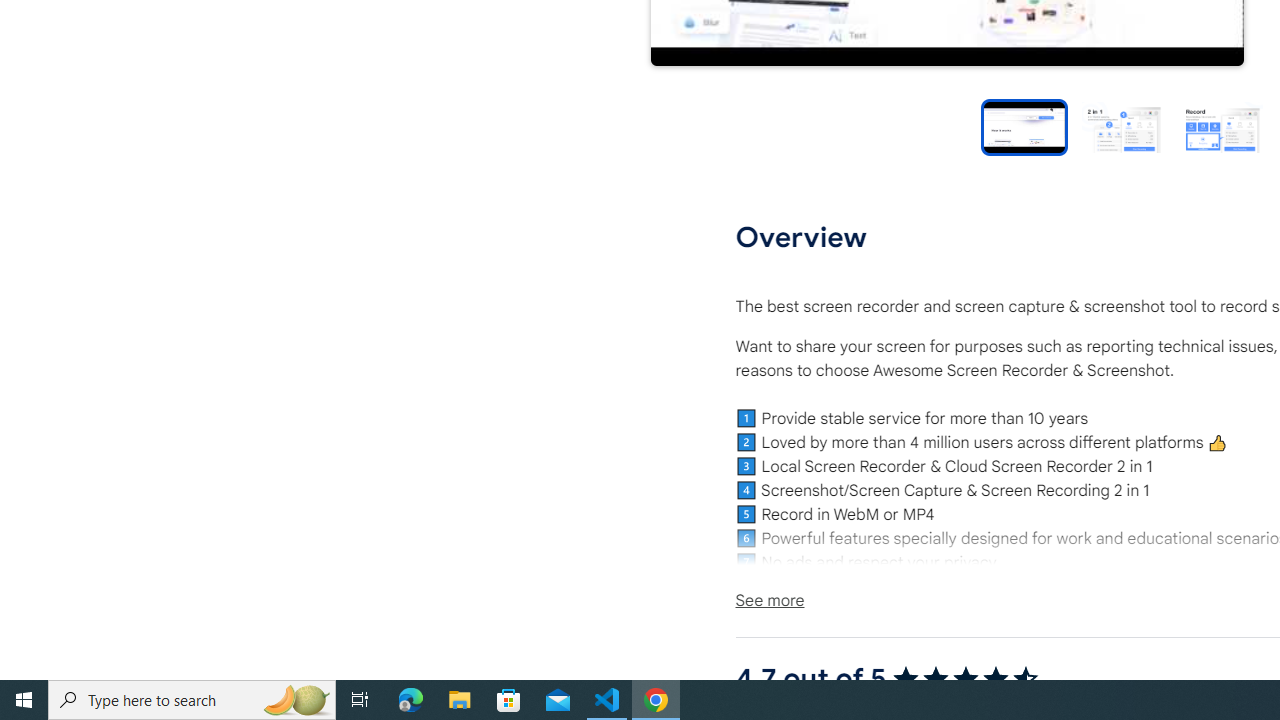 The height and width of the screenshot is (720, 1280). Describe the element at coordinates (294, 698) in the screenshot. I see `'Search highlights icon opens search home window'` at that location.